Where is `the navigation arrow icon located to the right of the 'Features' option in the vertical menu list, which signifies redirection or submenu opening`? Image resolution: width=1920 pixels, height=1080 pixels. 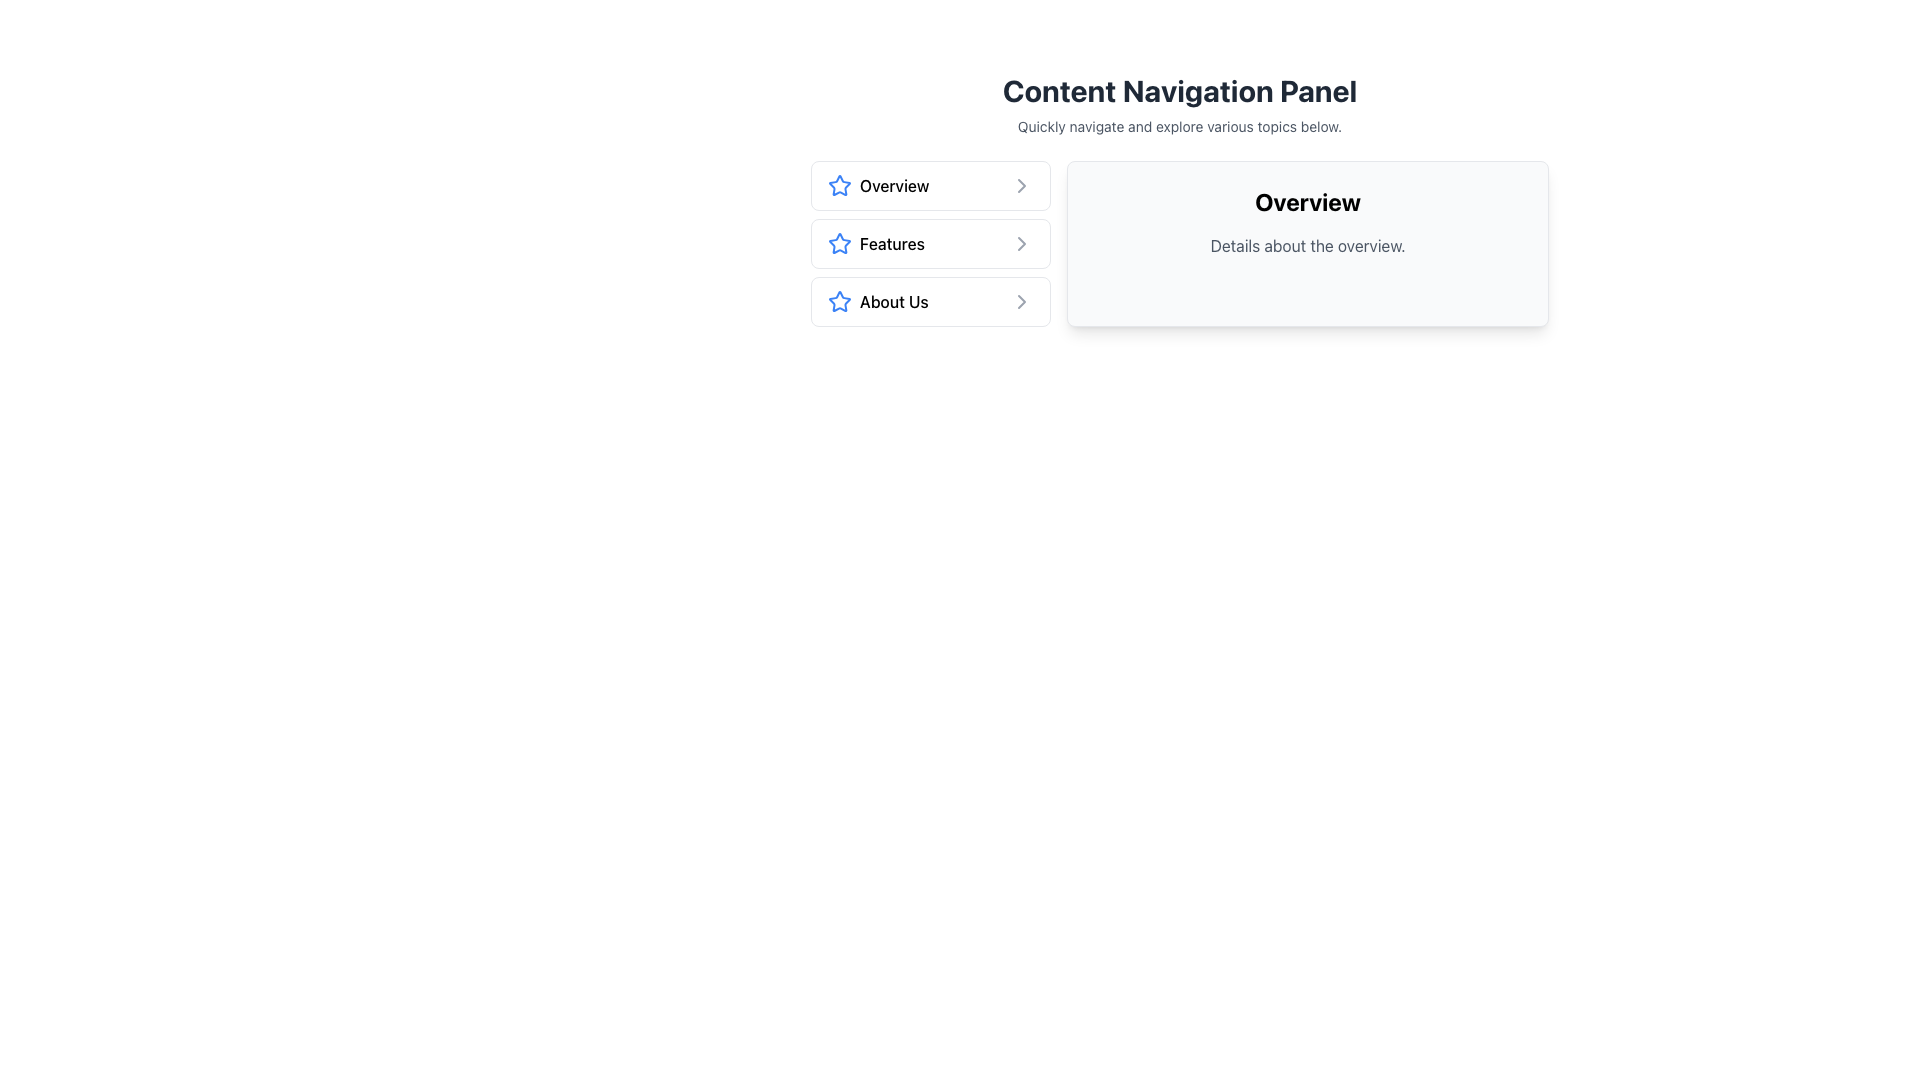
the navigation arrow icon located to the right of the 'Features' option in the vertical menu list, which signifies redirection or submenu opening is located at coordinates (1022, 242).